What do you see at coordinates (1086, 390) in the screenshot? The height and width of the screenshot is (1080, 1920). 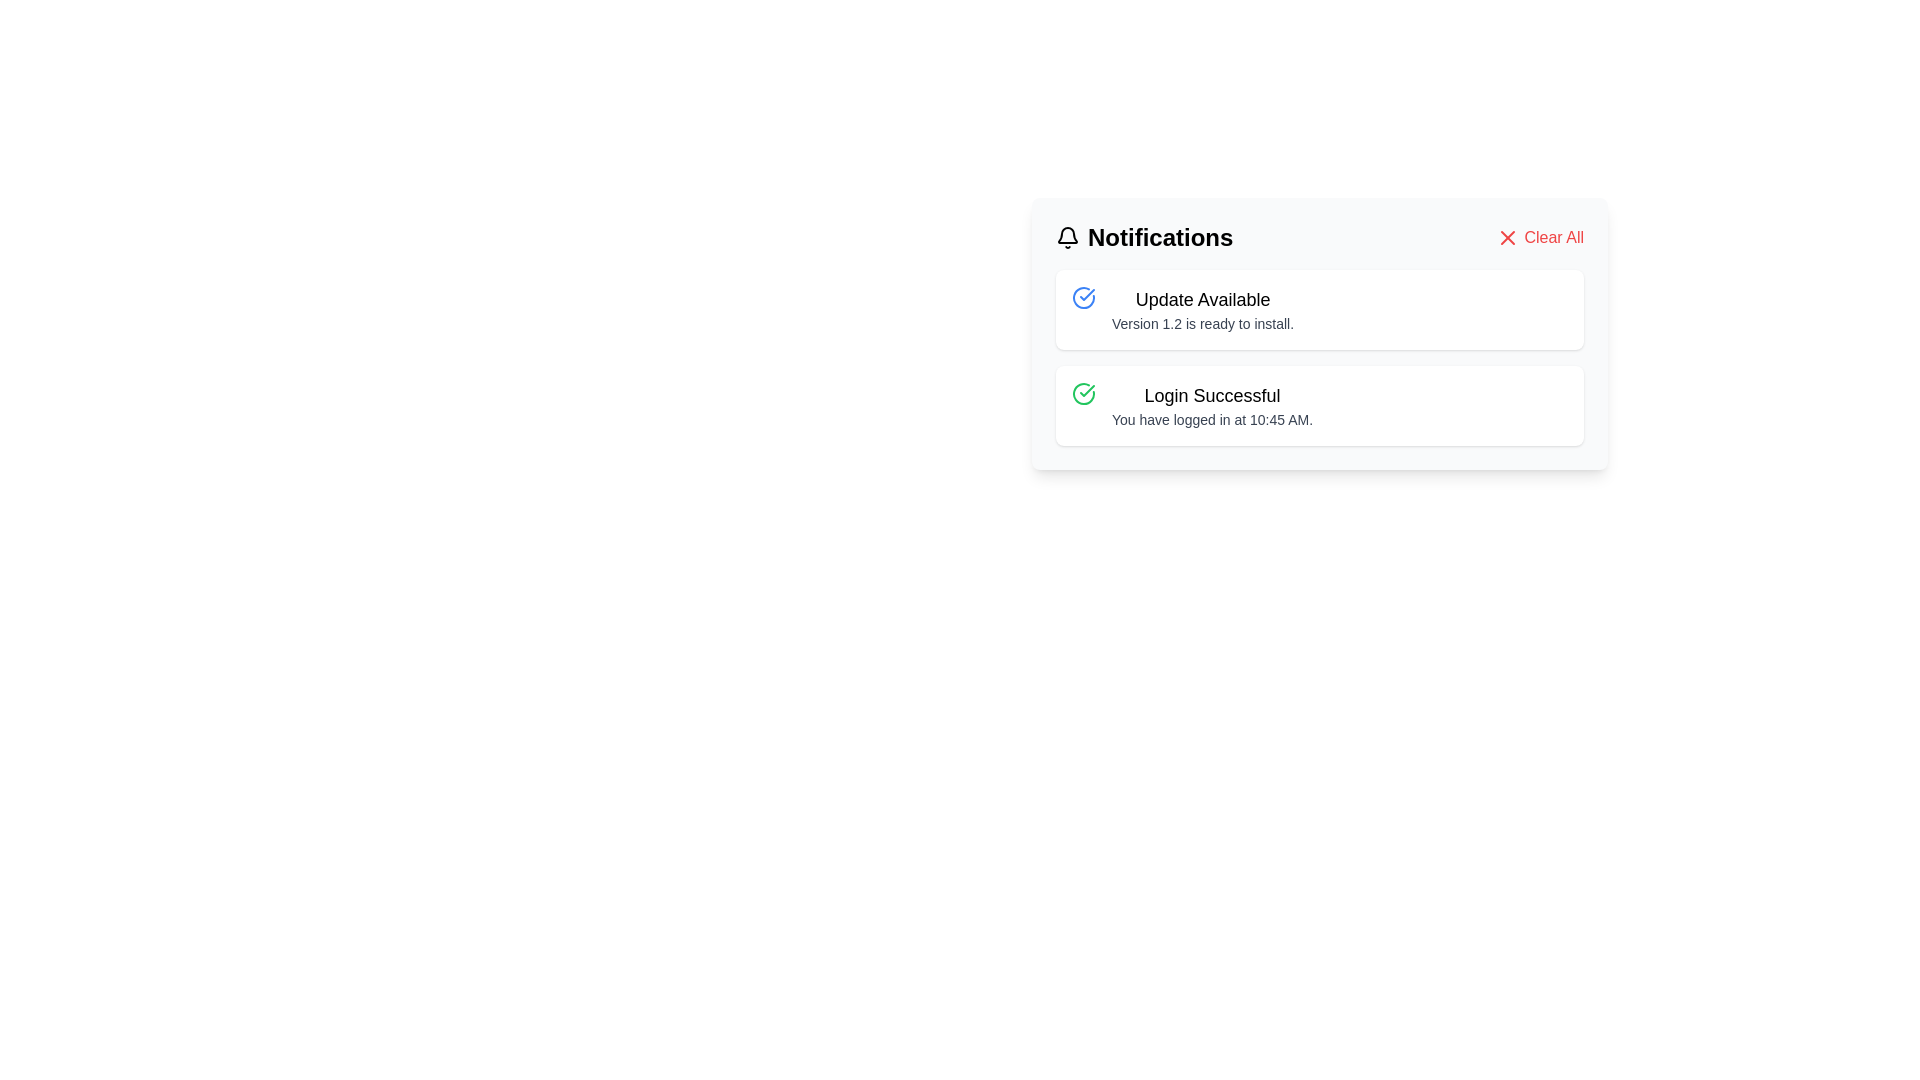 I see `the green checkmark icon located in the top-left notification card, which indicates a successful or completed action` at bounding box center [1086, 390].